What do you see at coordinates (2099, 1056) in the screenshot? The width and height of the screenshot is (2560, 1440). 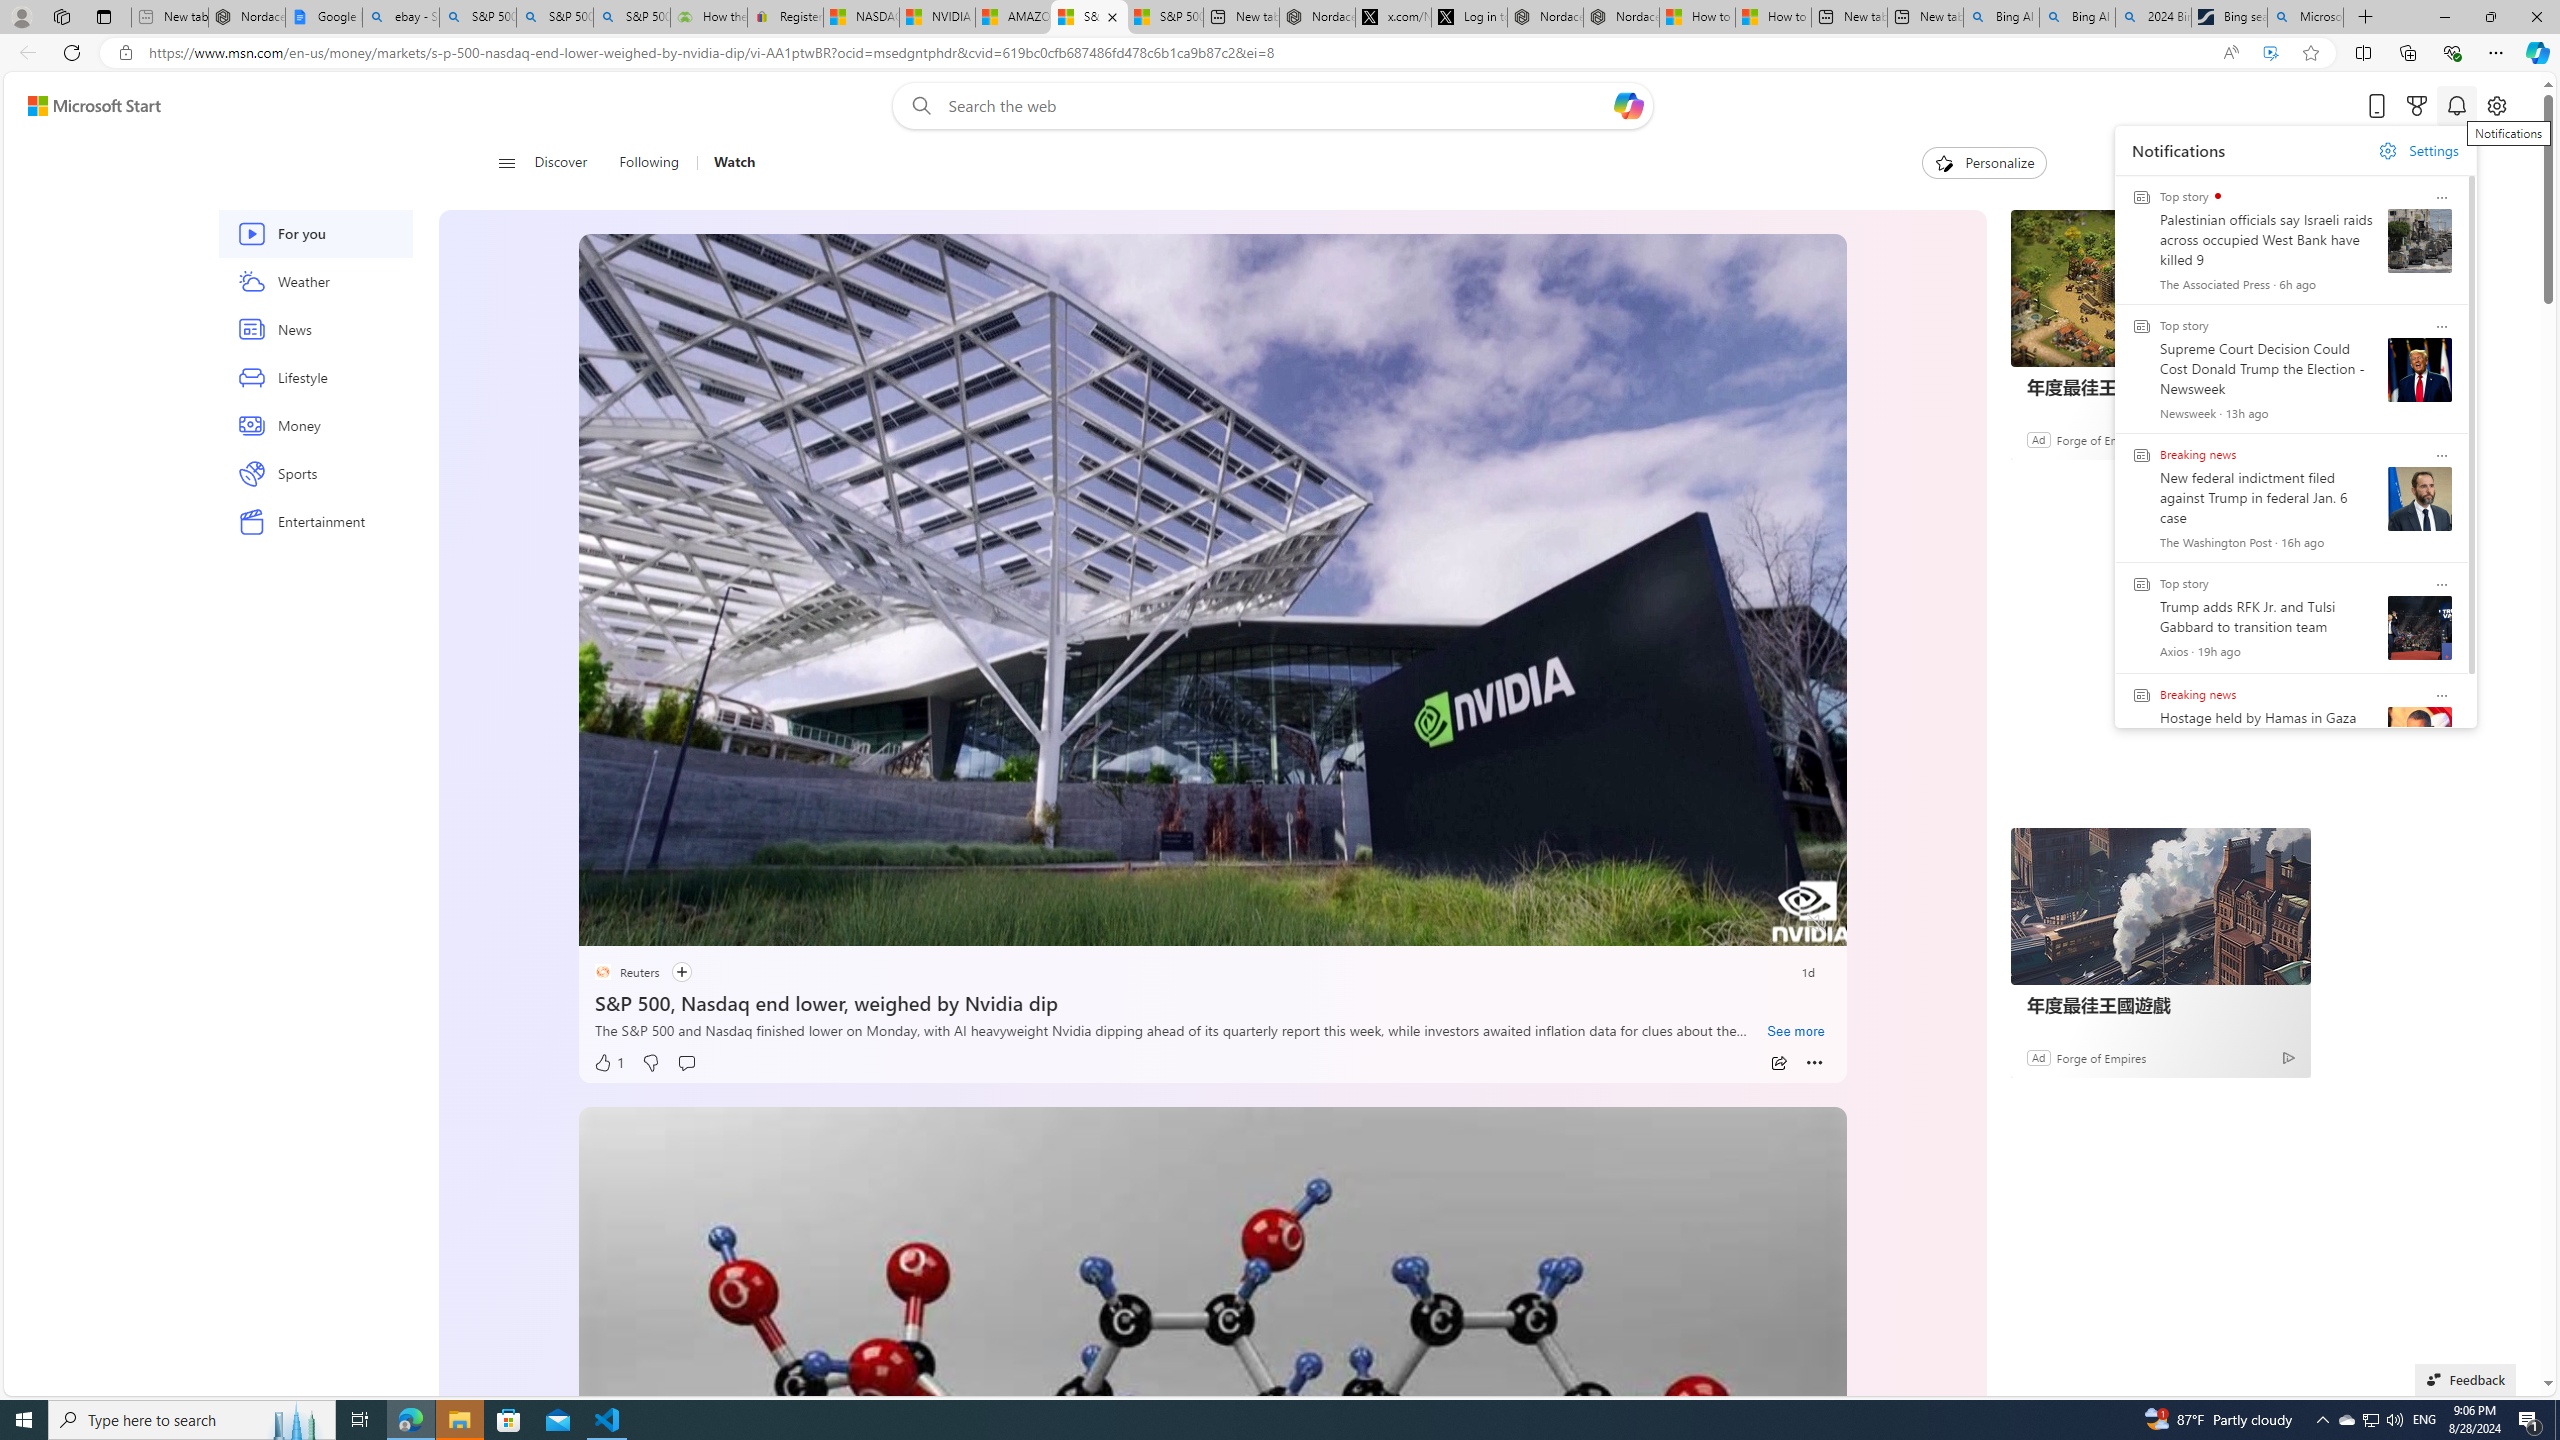 I see `'Forge of Empires'` at bounding box center [2099, 1056].